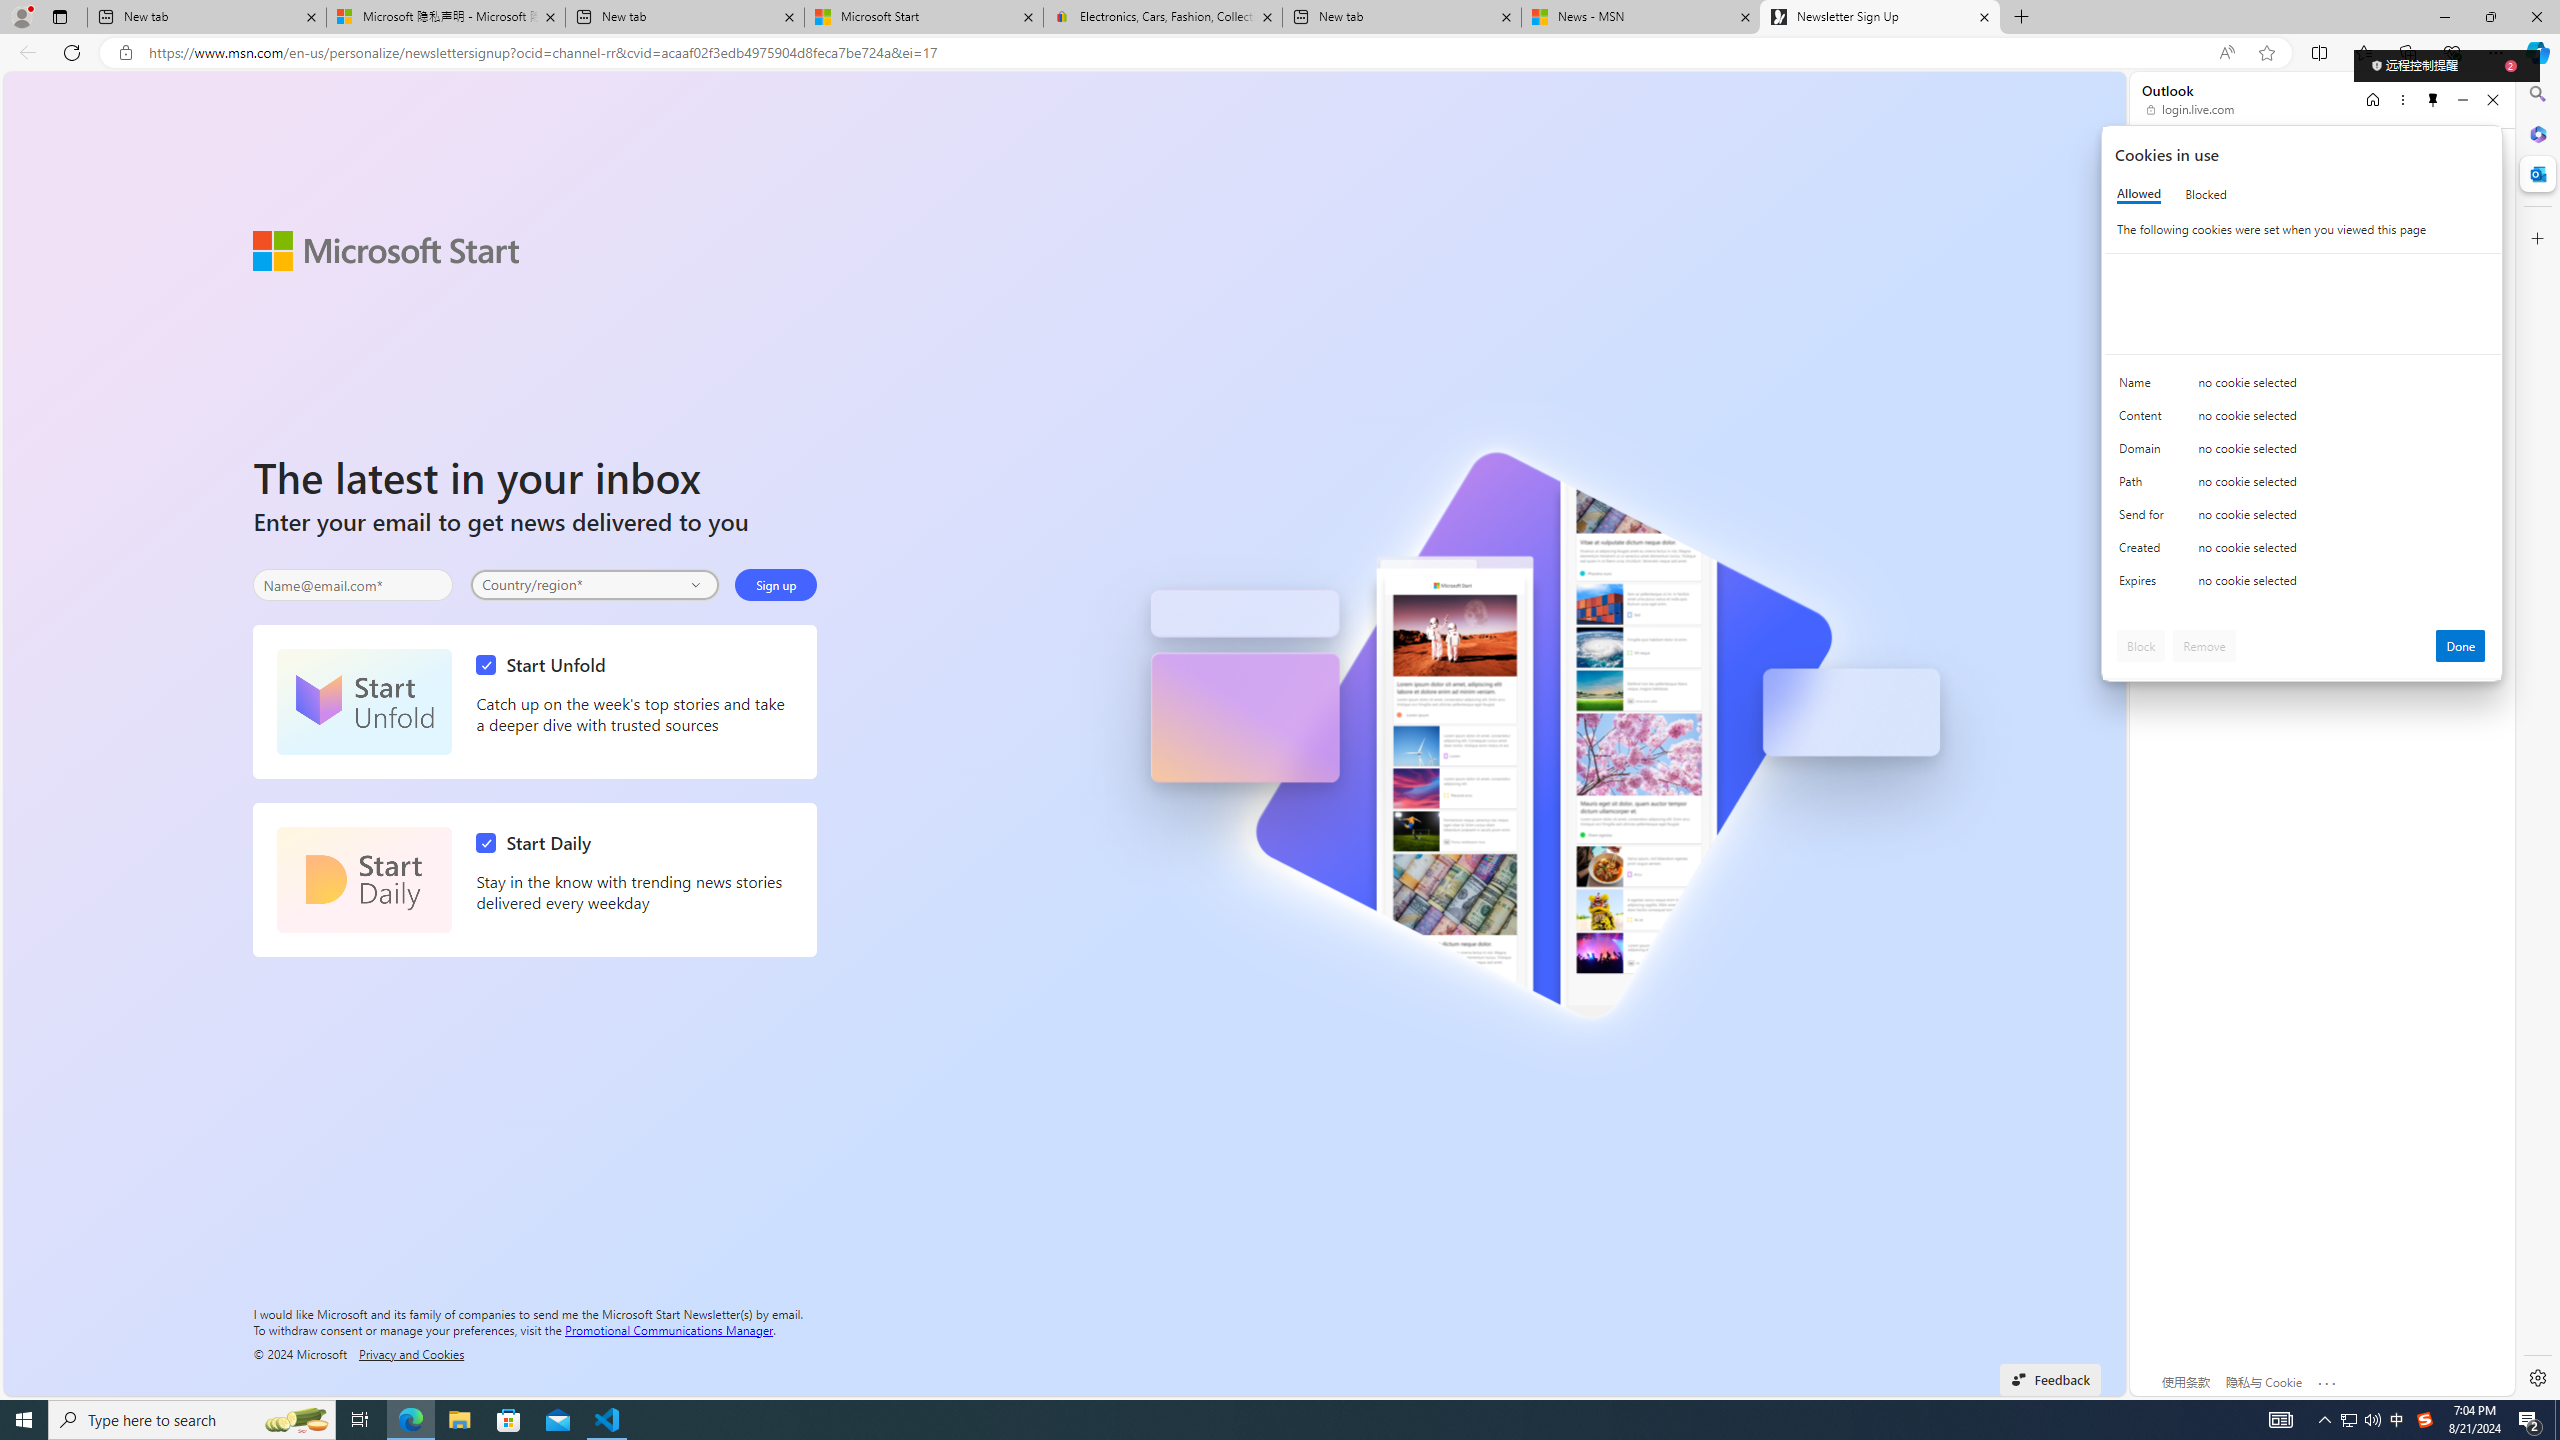  I want to click on 'Newsletter Sign Up', so click(1879, 16).